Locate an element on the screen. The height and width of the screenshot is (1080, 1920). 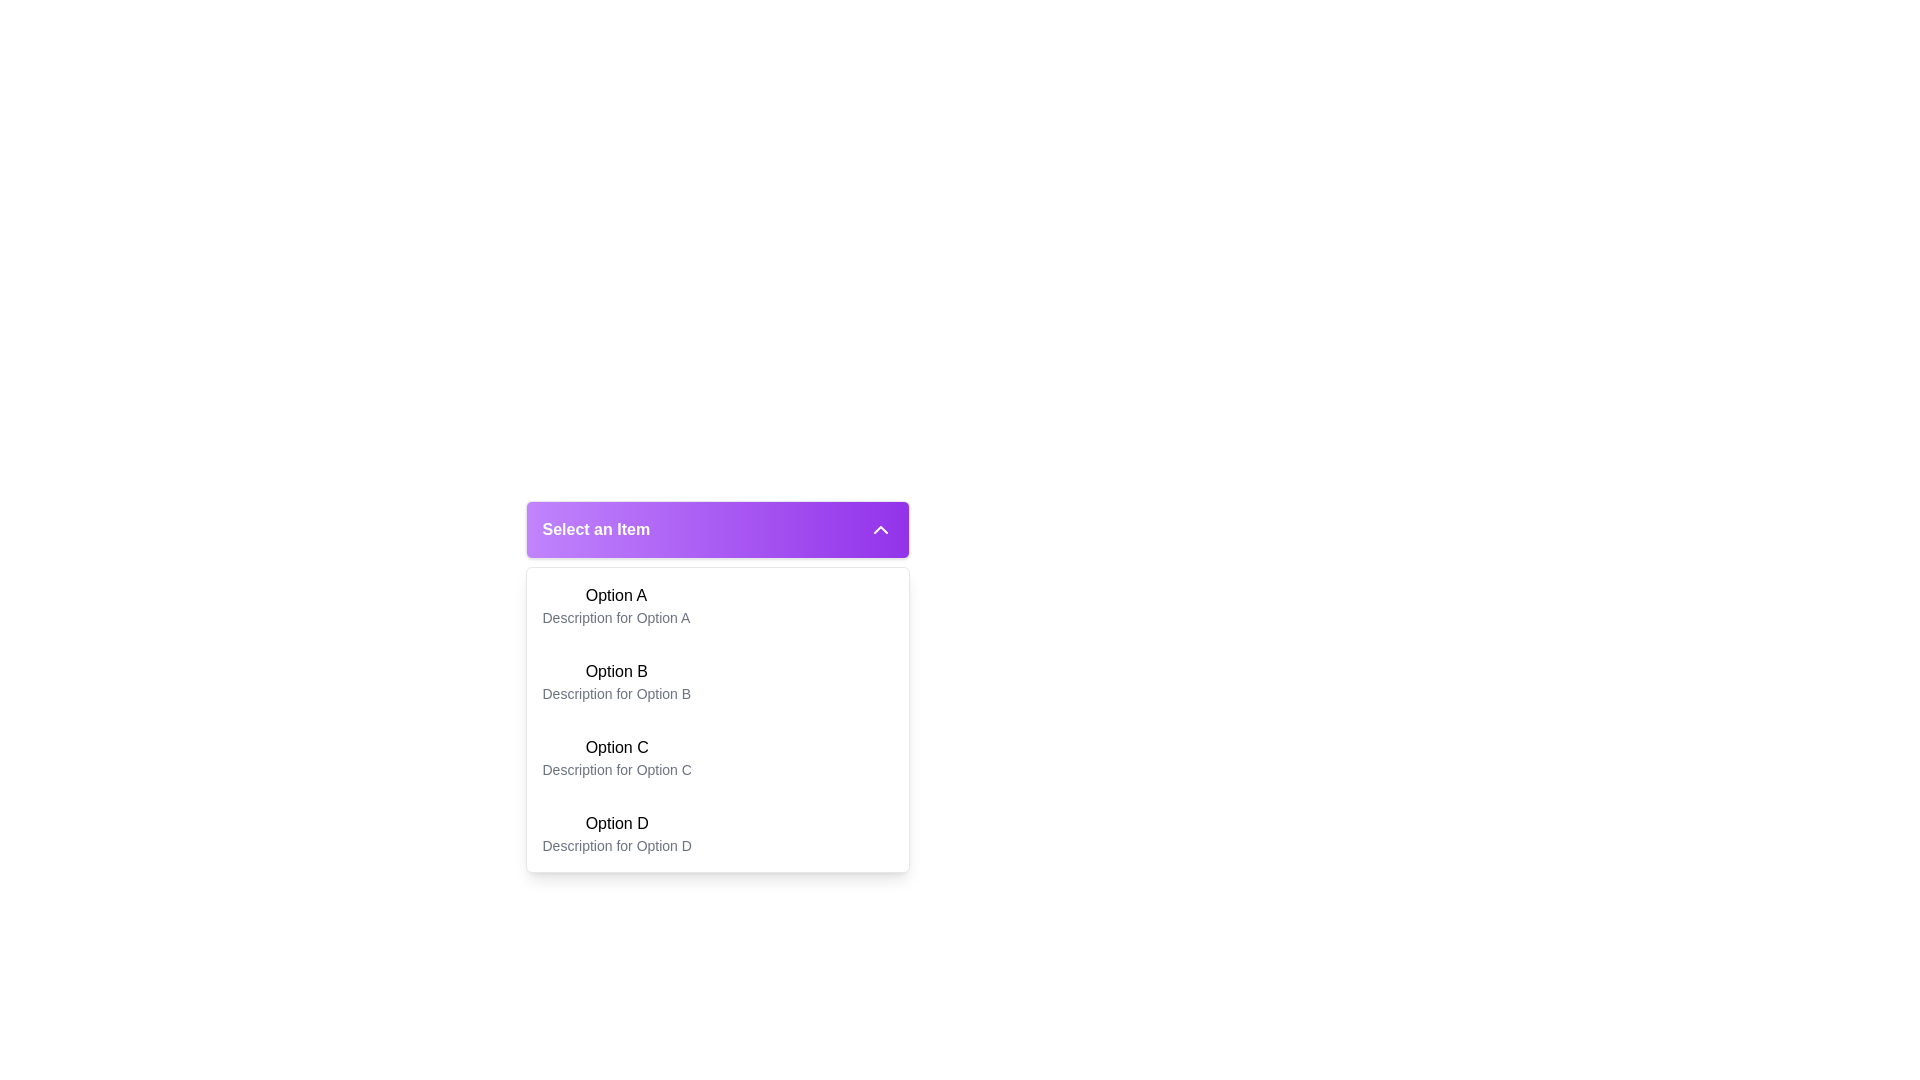
the text label that provides additional details for 'Option B' in the dropdown menu, which is located below 'Option B' and is the second description after 'Option A' is located at coordinates (615, 693).